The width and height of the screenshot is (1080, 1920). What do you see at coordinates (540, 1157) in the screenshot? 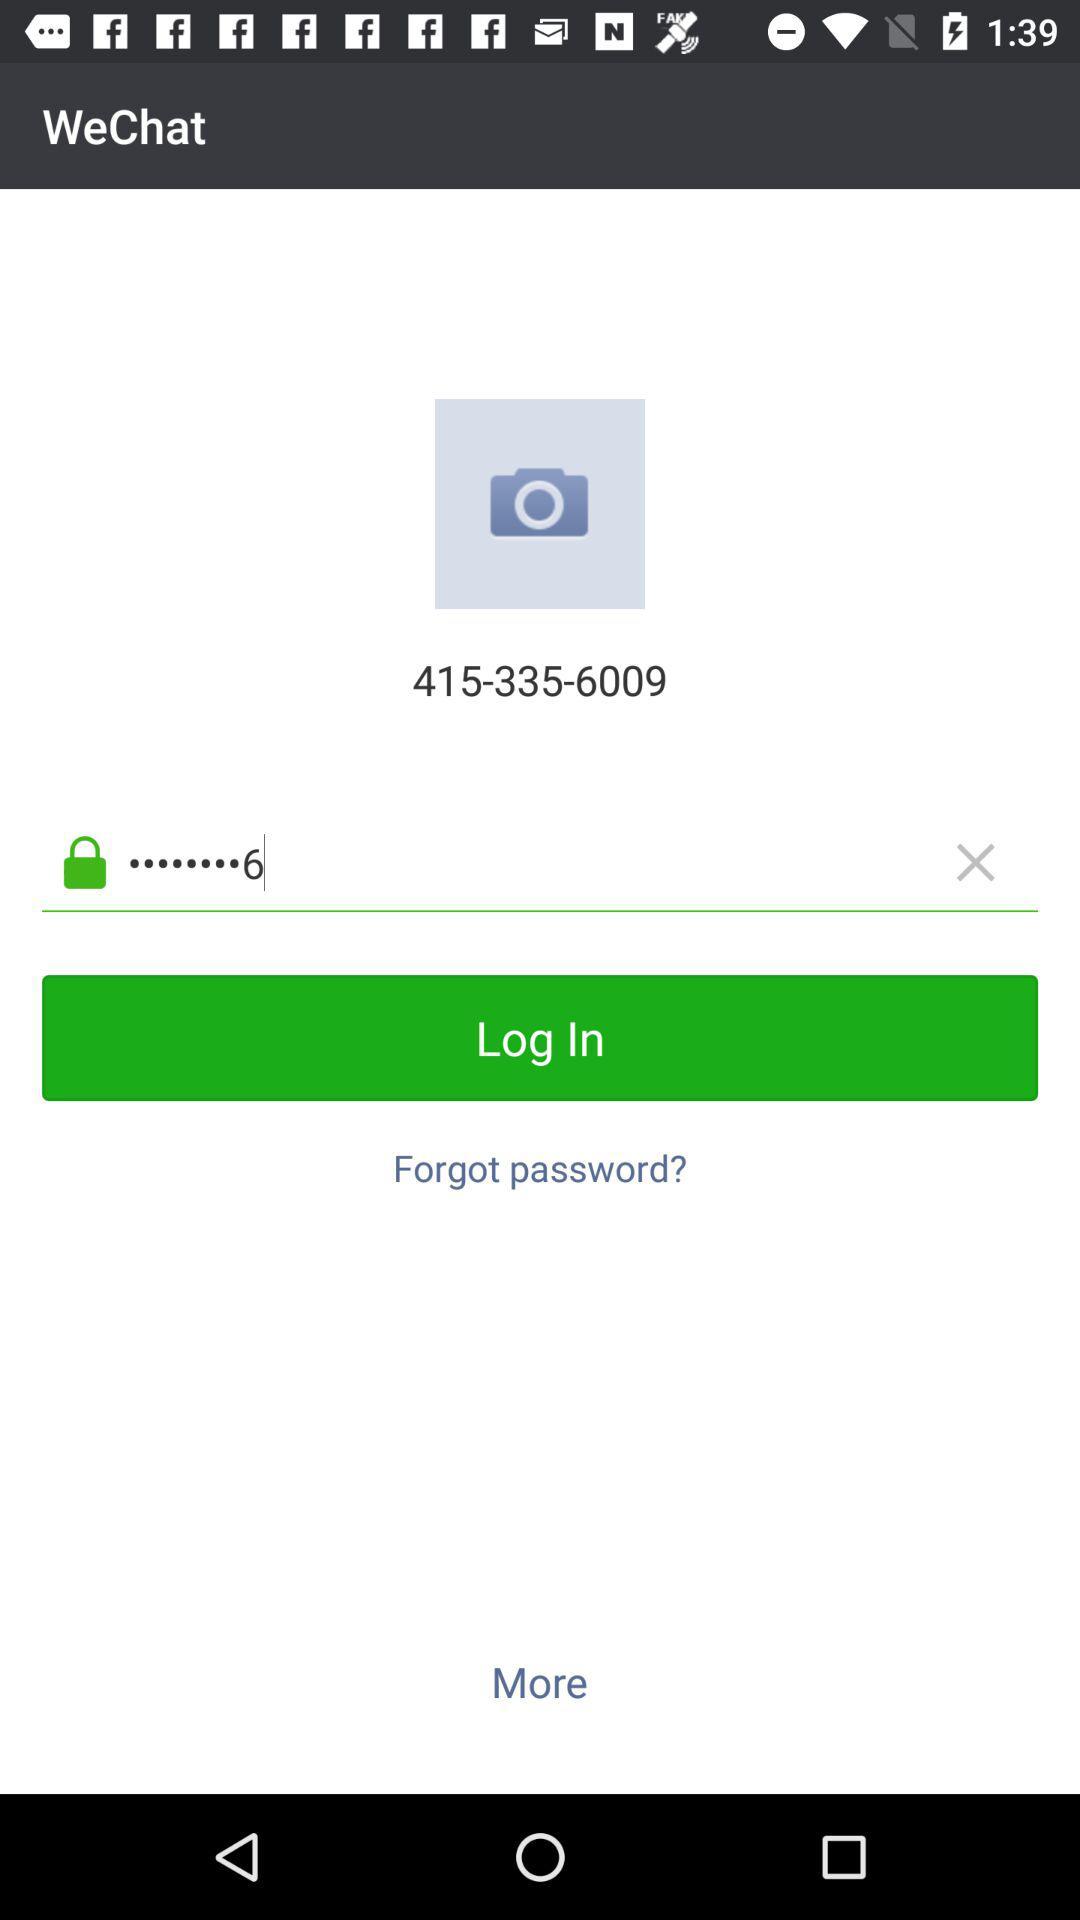
I see `the button above more icon` at bounding box center [540, 1157].